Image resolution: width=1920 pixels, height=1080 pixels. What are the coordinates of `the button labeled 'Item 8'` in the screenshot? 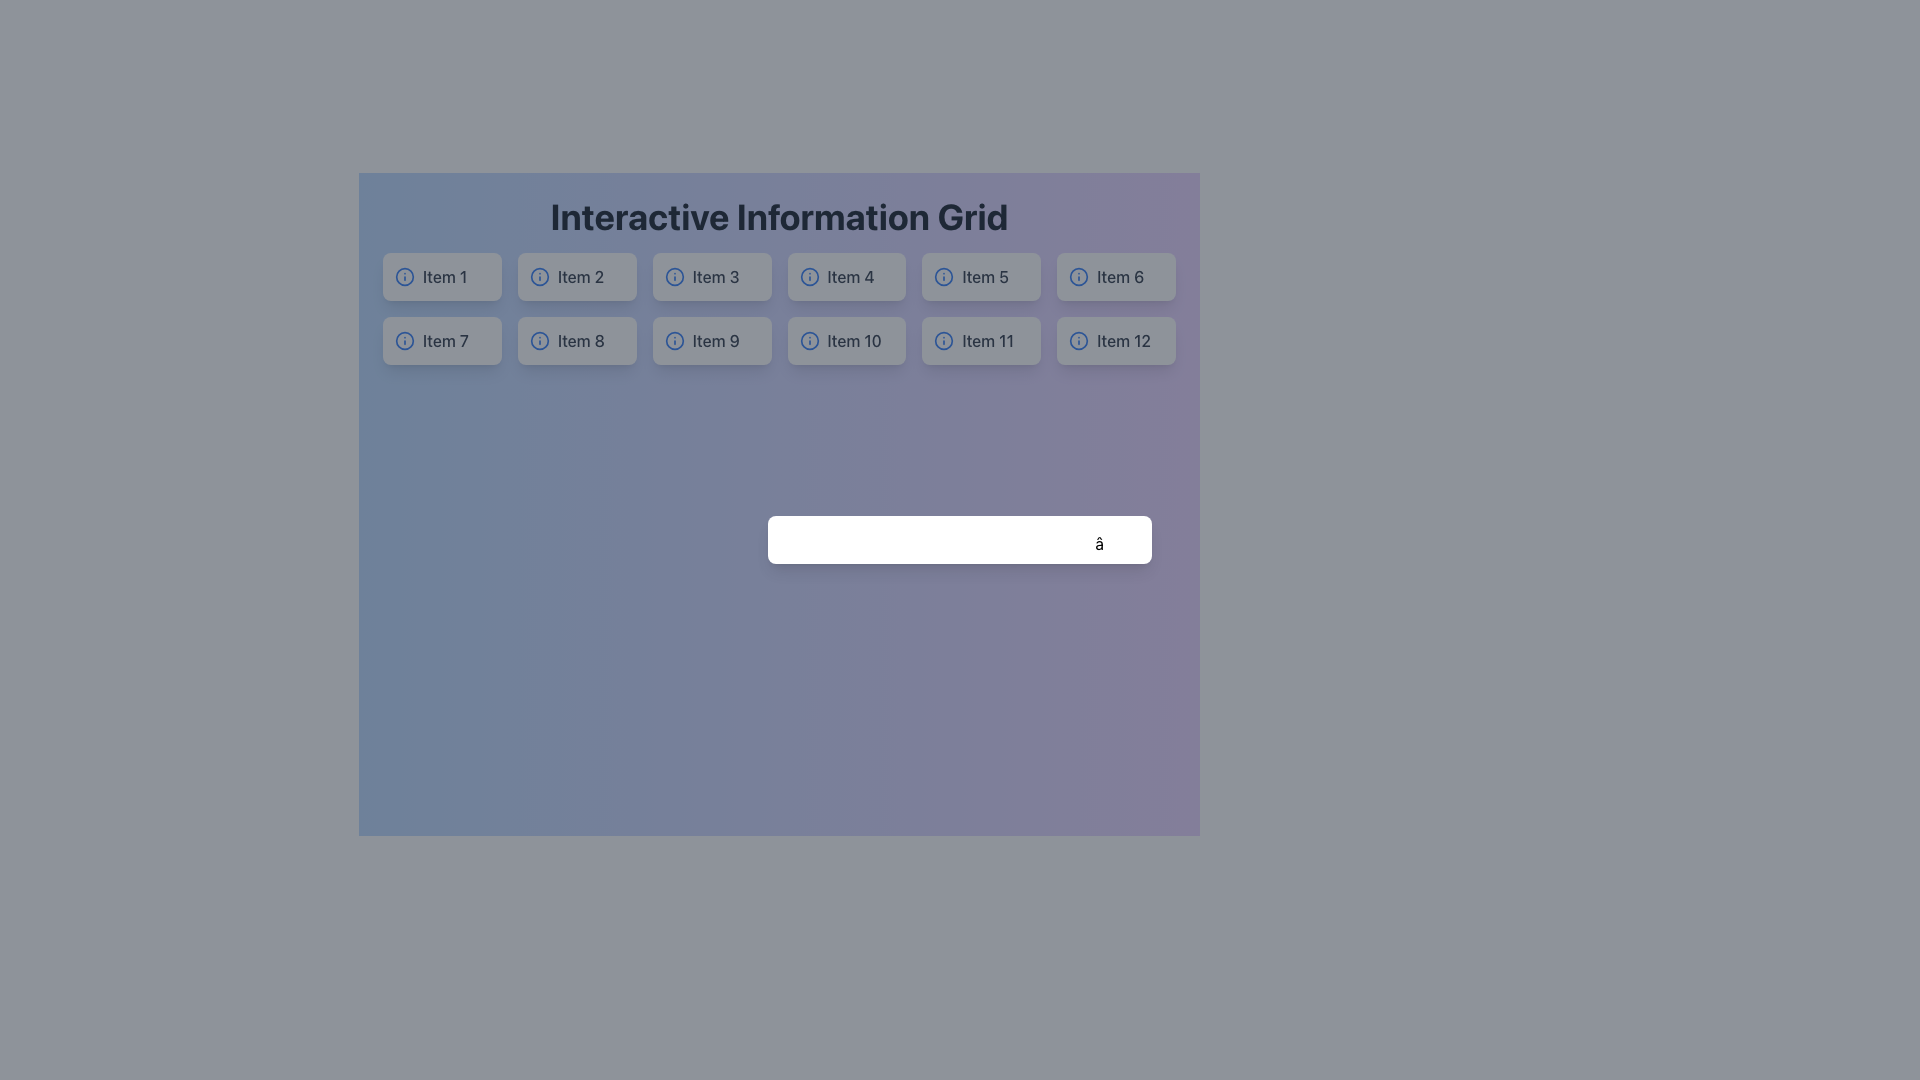 It's located at (576, 339).